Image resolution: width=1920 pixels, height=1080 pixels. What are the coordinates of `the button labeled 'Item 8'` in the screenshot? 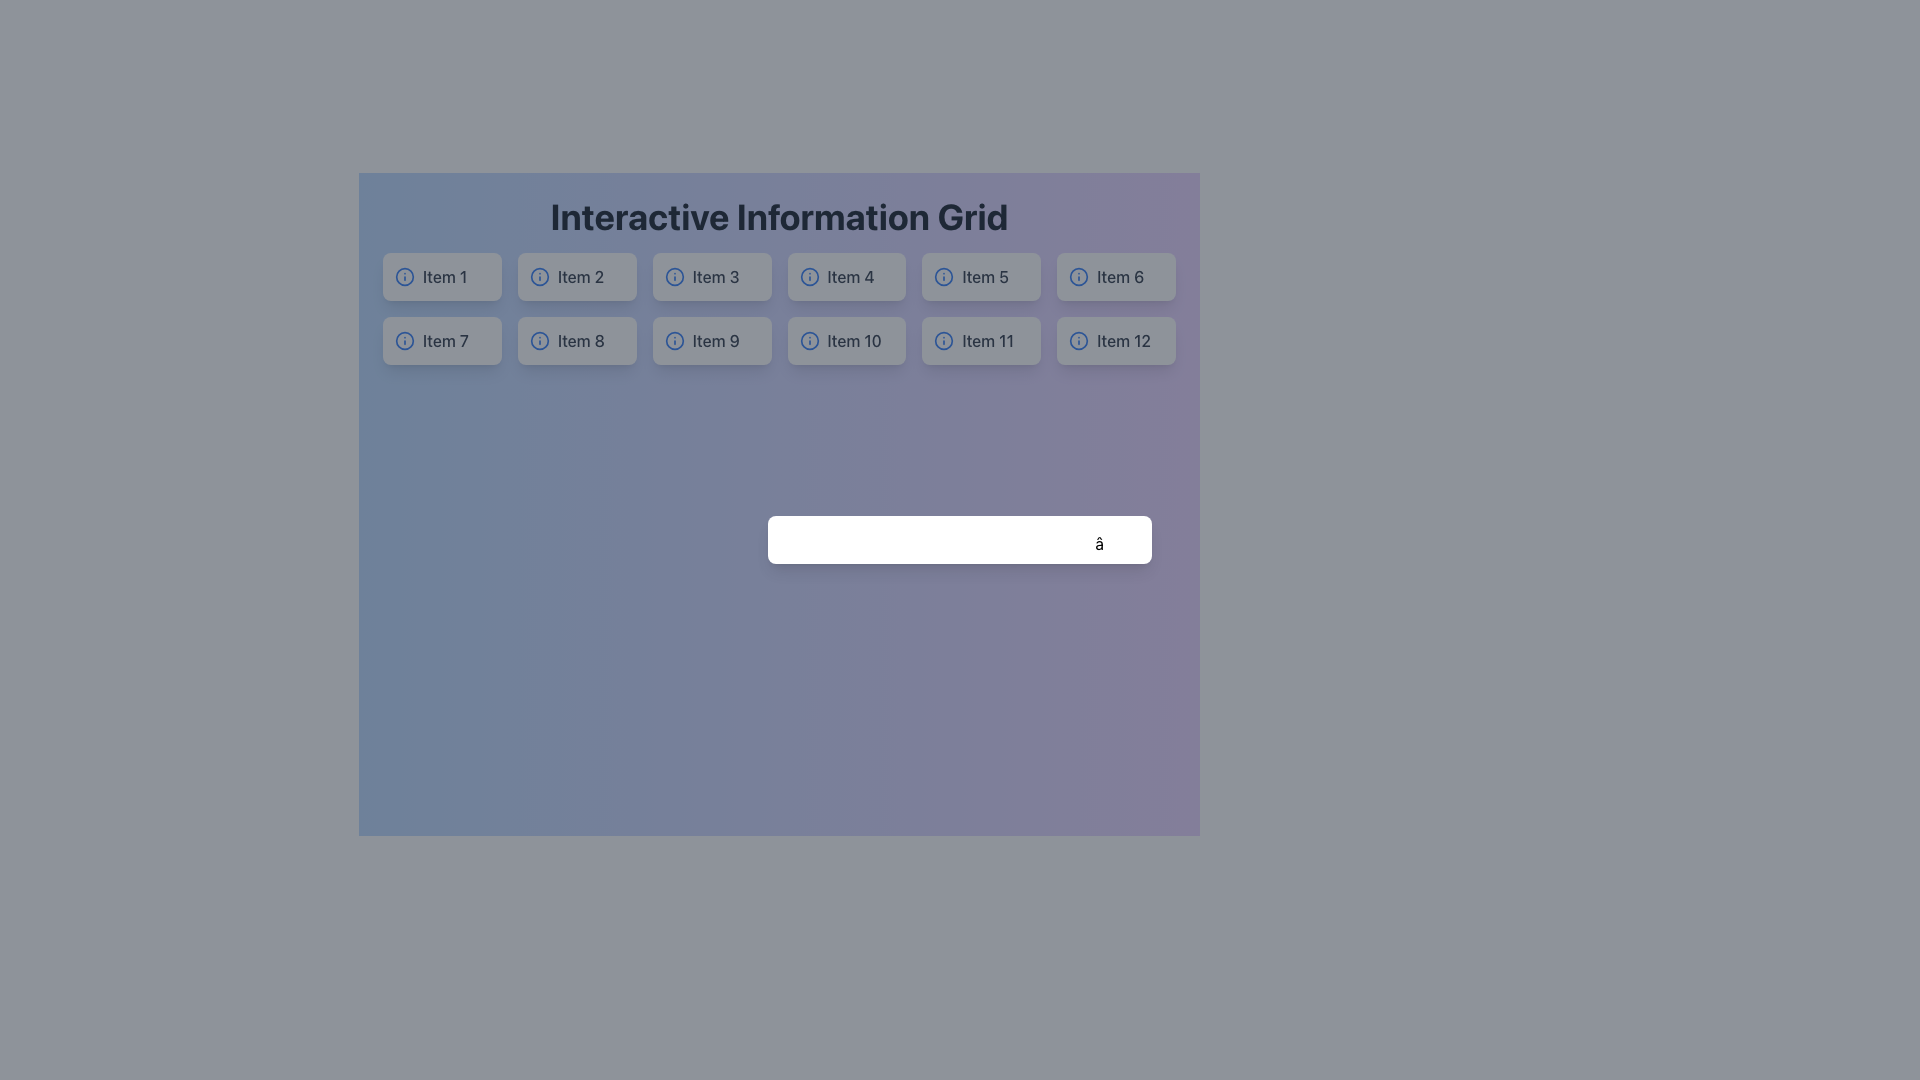 It's located at (576, 339).